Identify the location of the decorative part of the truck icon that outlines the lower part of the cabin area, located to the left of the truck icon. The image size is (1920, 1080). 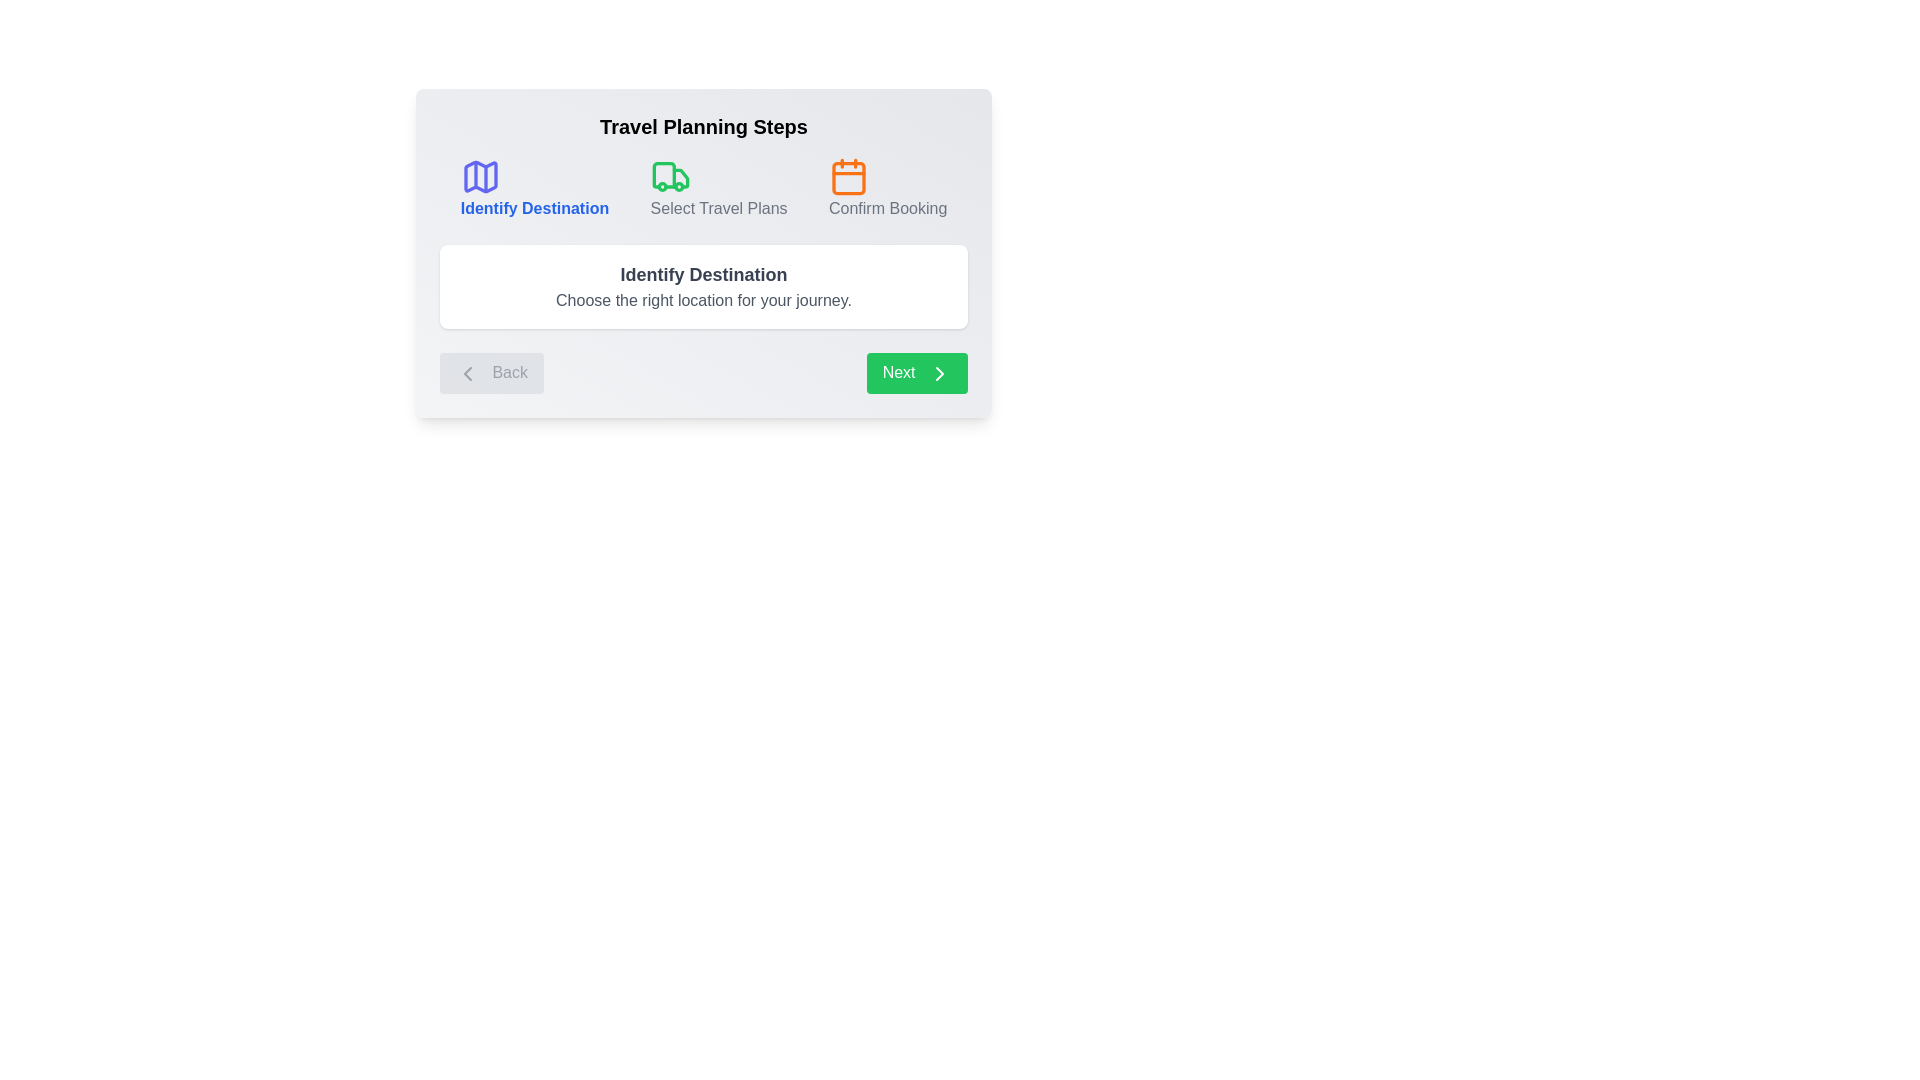
(663, 174).